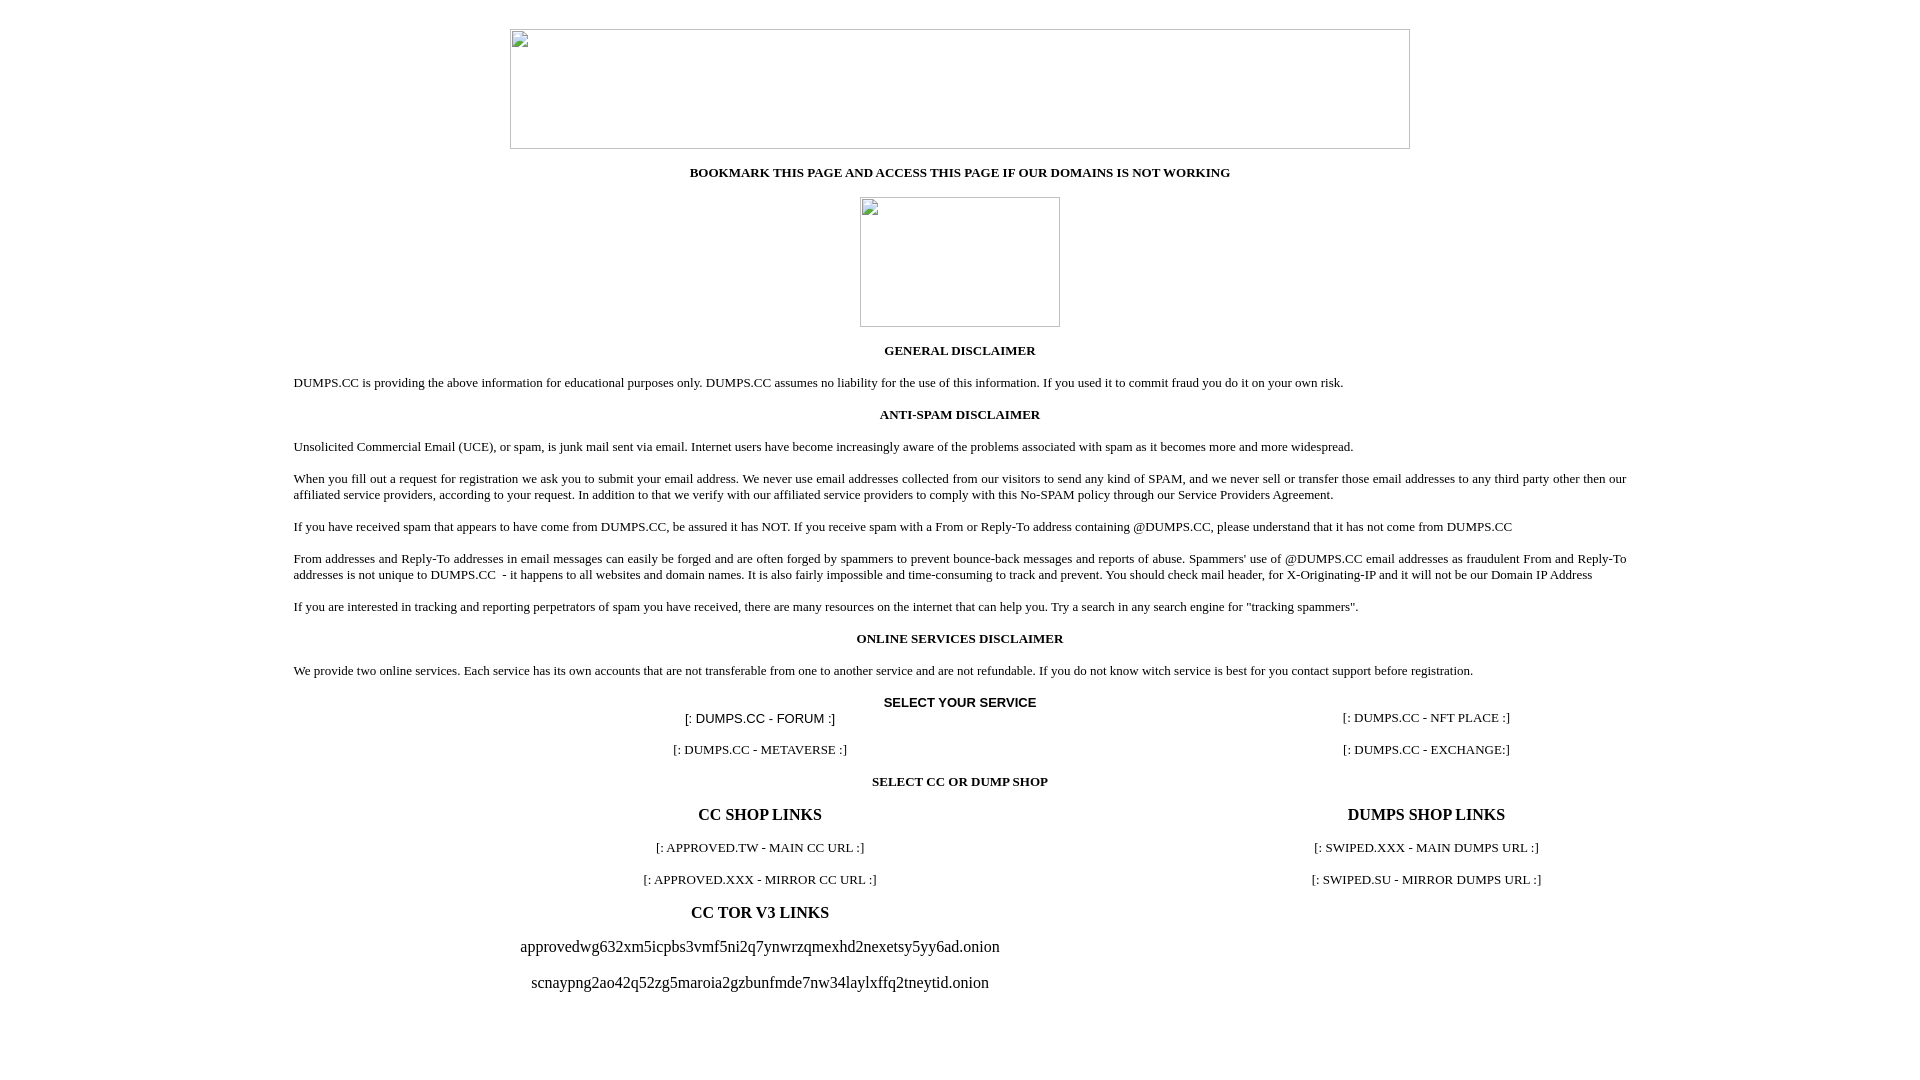 The height and width of the screenshot is (1080, 1920). I want to click on '[: APPROVED.TW - MAIN CC URL :]', so click(758, 847).